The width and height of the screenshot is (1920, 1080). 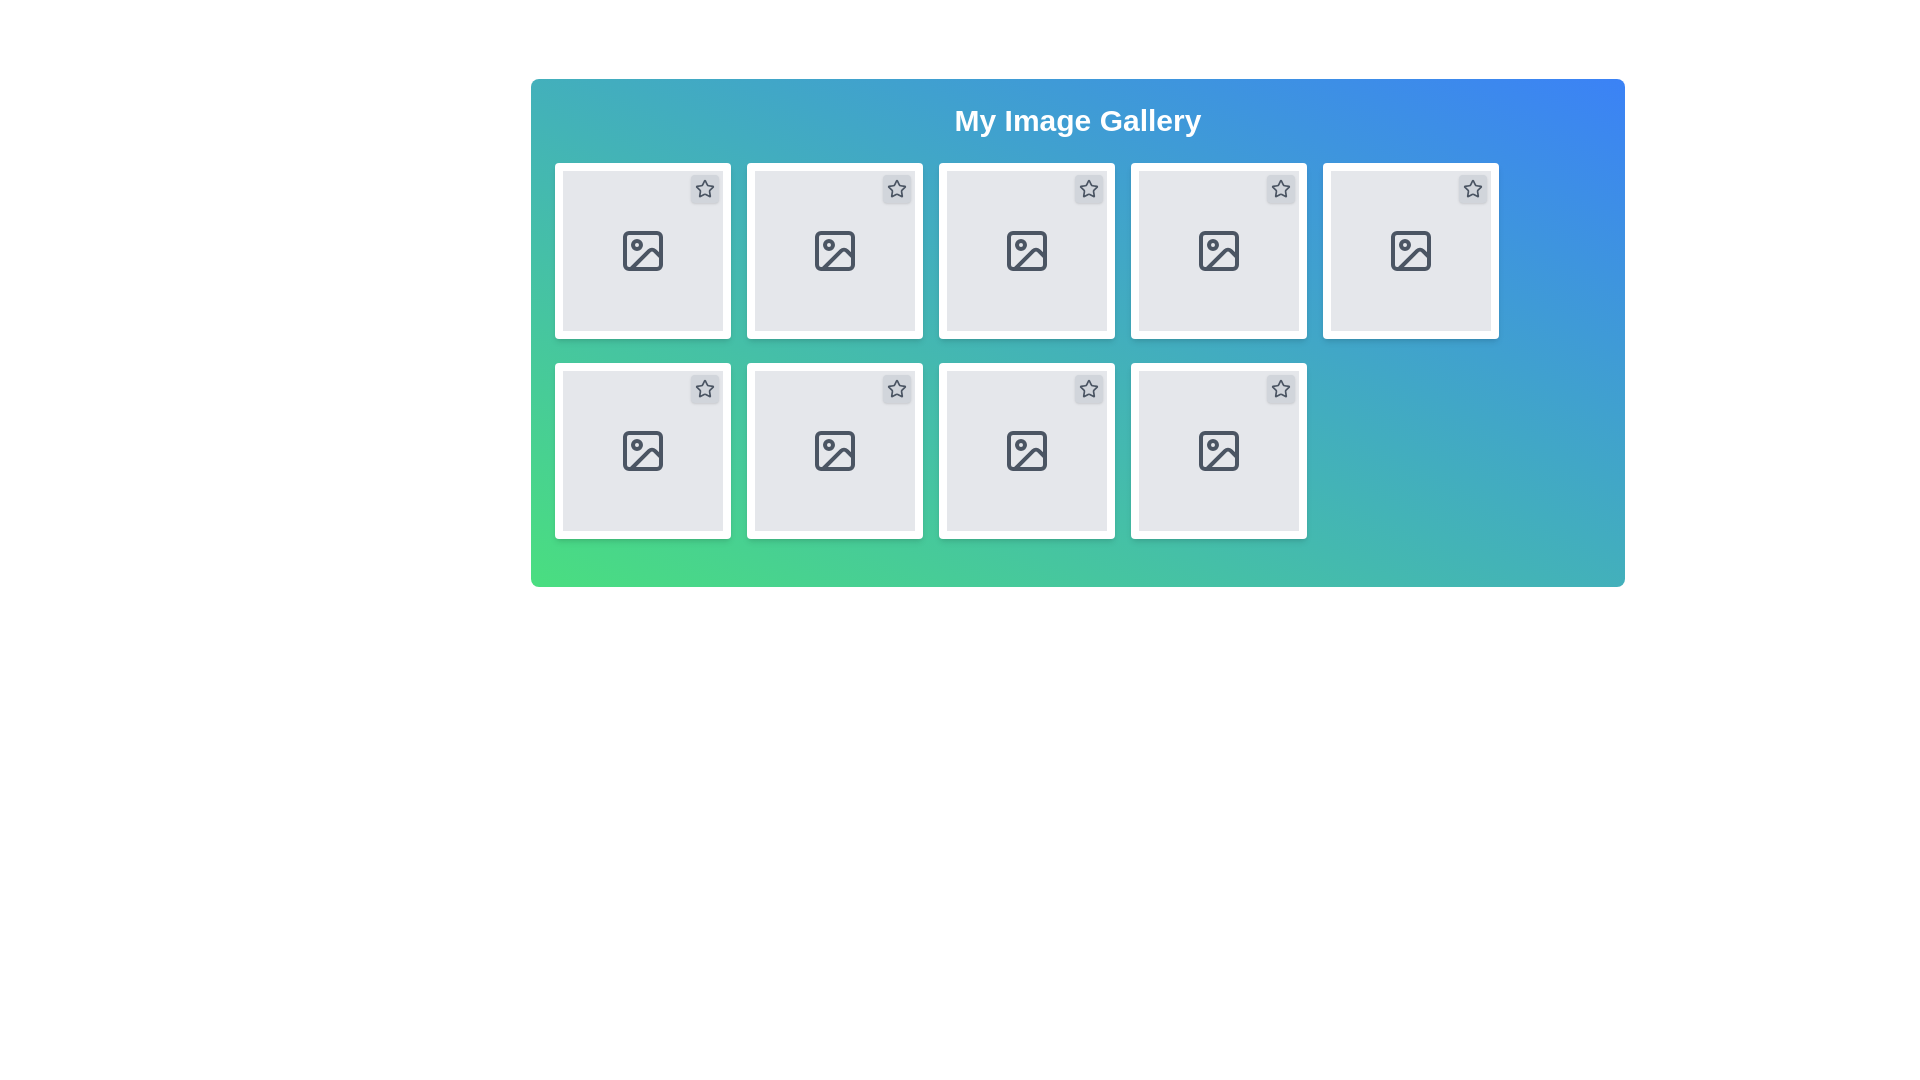 What do you see at coordinates (1281, 389) in the screenshot?
I see `the star-shaped icon button located in the top-right corner of the bottom-right card in the image gallery` at bounding box center [1281, 389].